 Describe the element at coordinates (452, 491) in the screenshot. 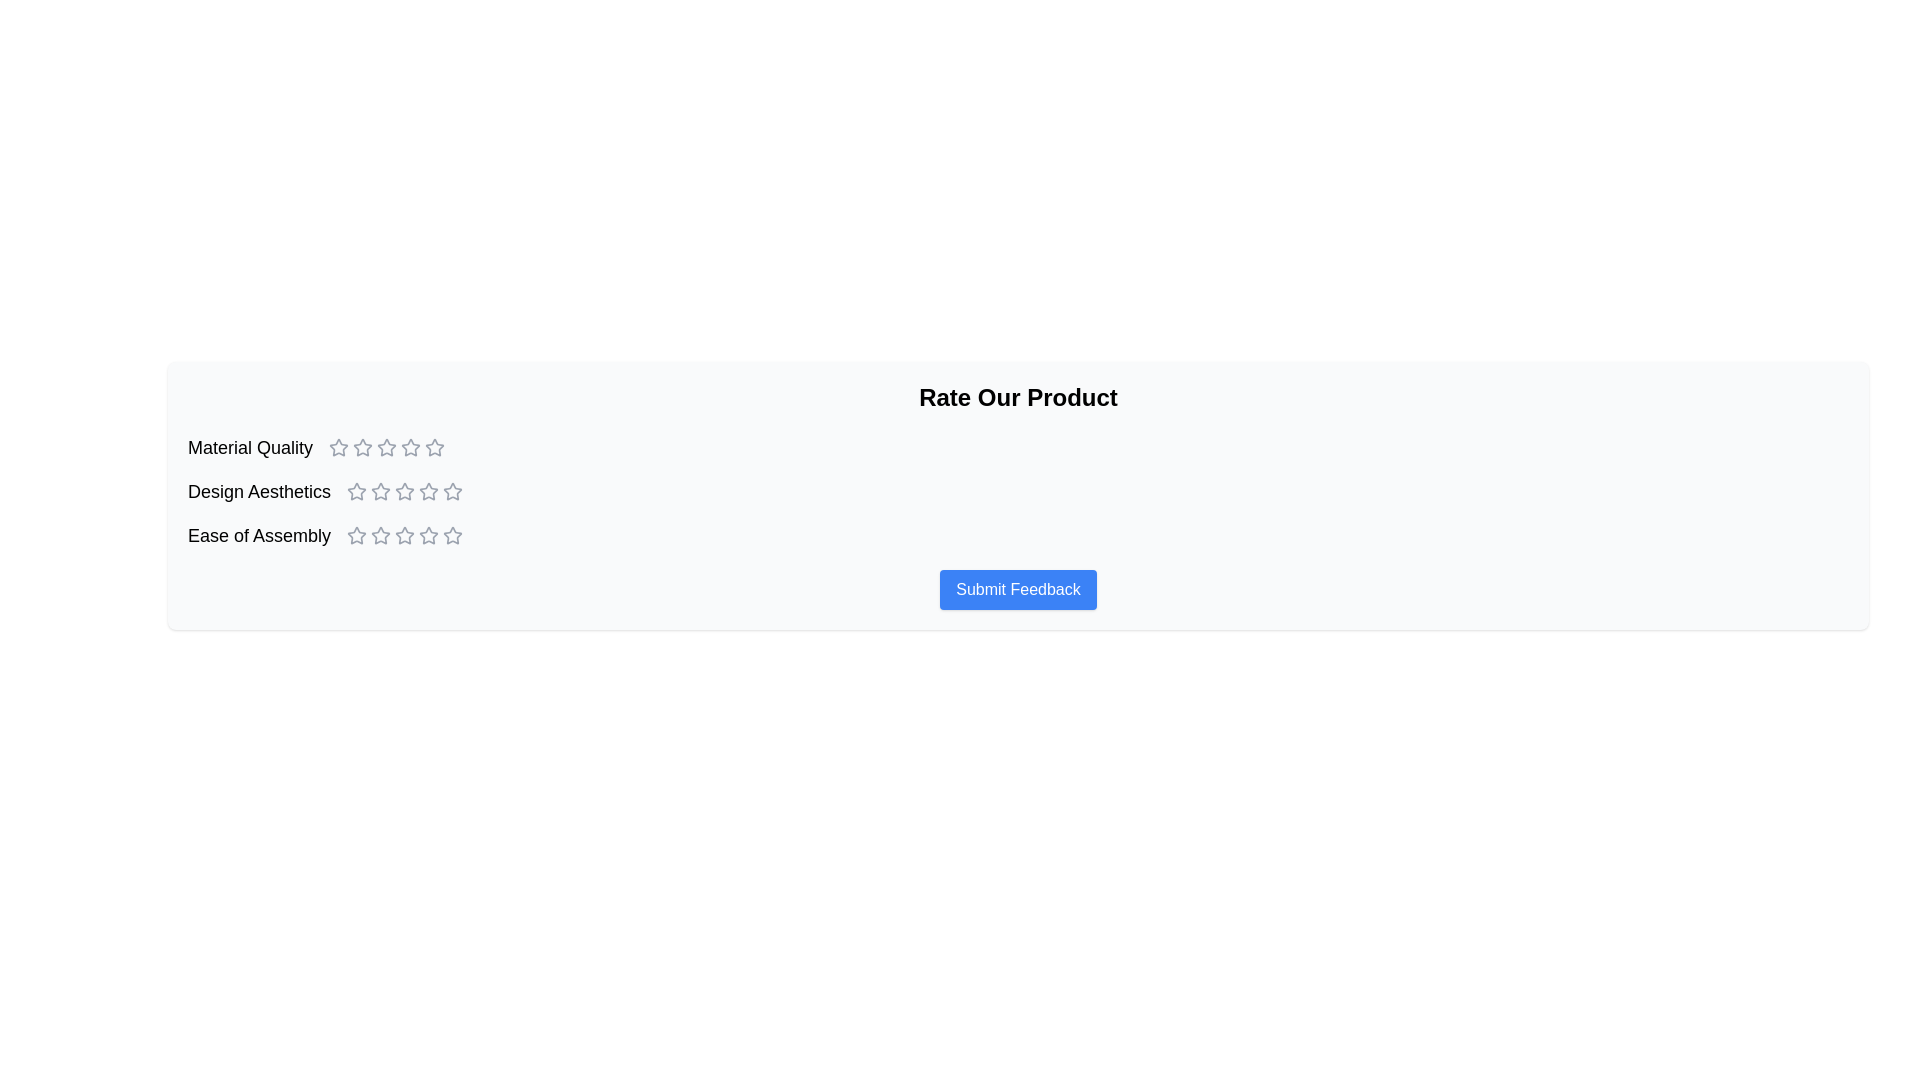

I see `the second star in the five-star rating component for 'Design Aesthetics'` at that location.